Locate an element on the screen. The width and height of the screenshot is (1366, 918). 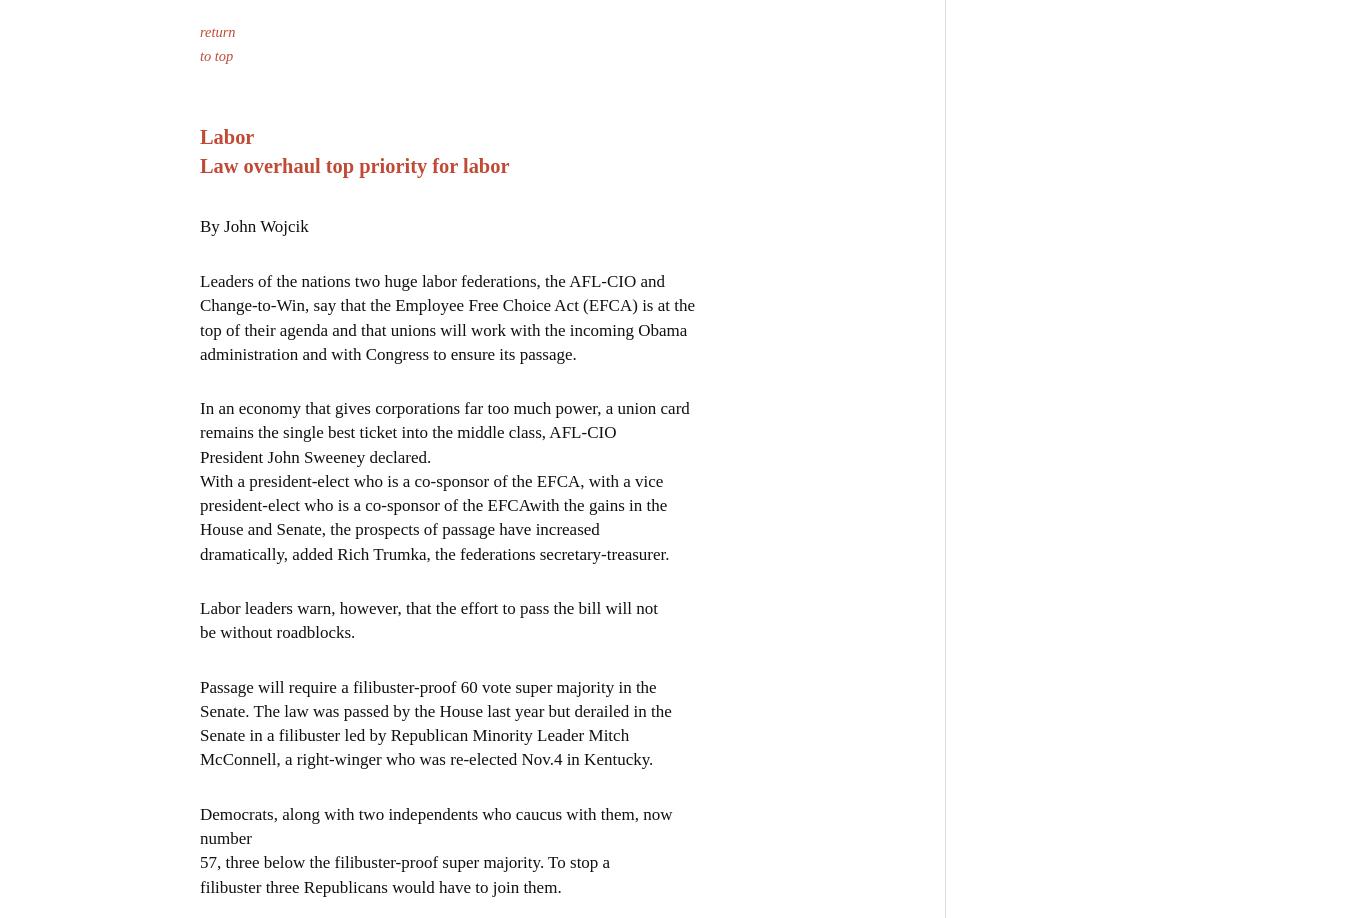
'57, three below the filibuster-proof super majority. To stop a' is located at coordinates (404, 860).